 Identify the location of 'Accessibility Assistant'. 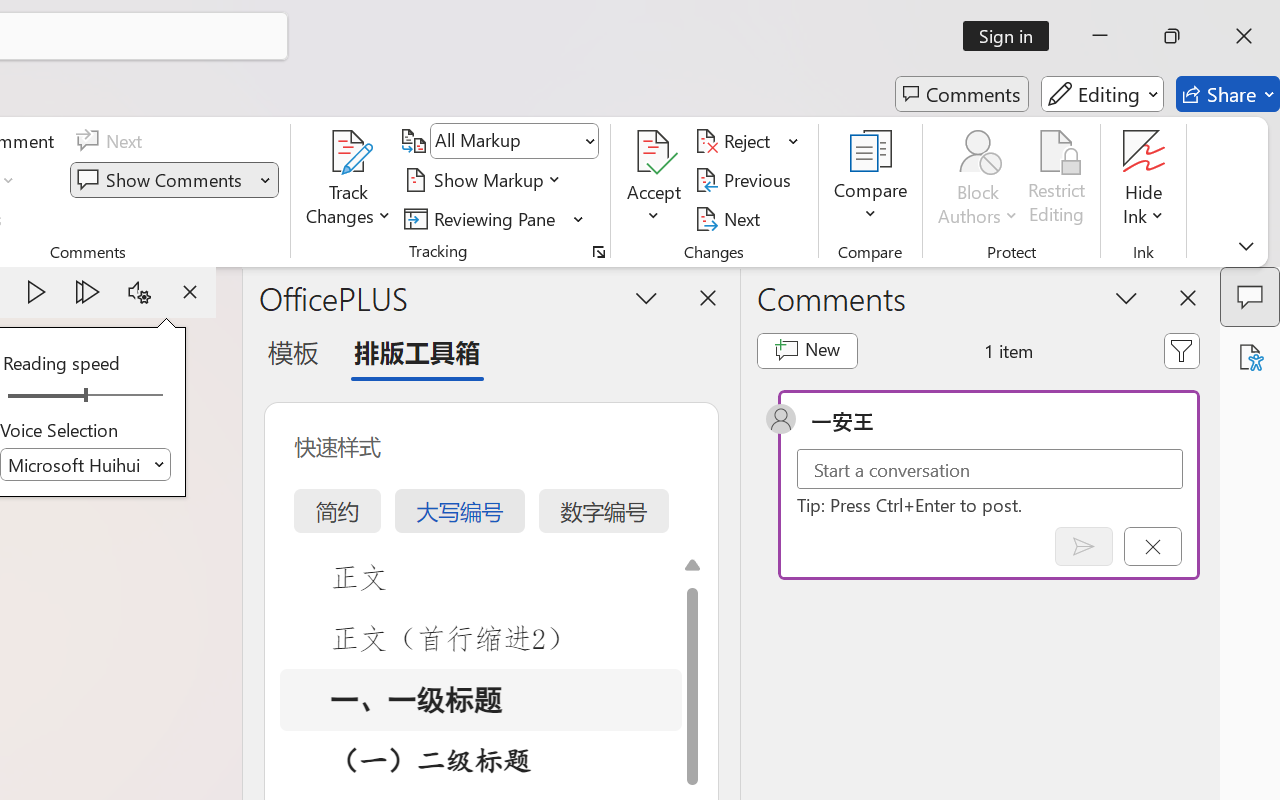
(1248, 357).